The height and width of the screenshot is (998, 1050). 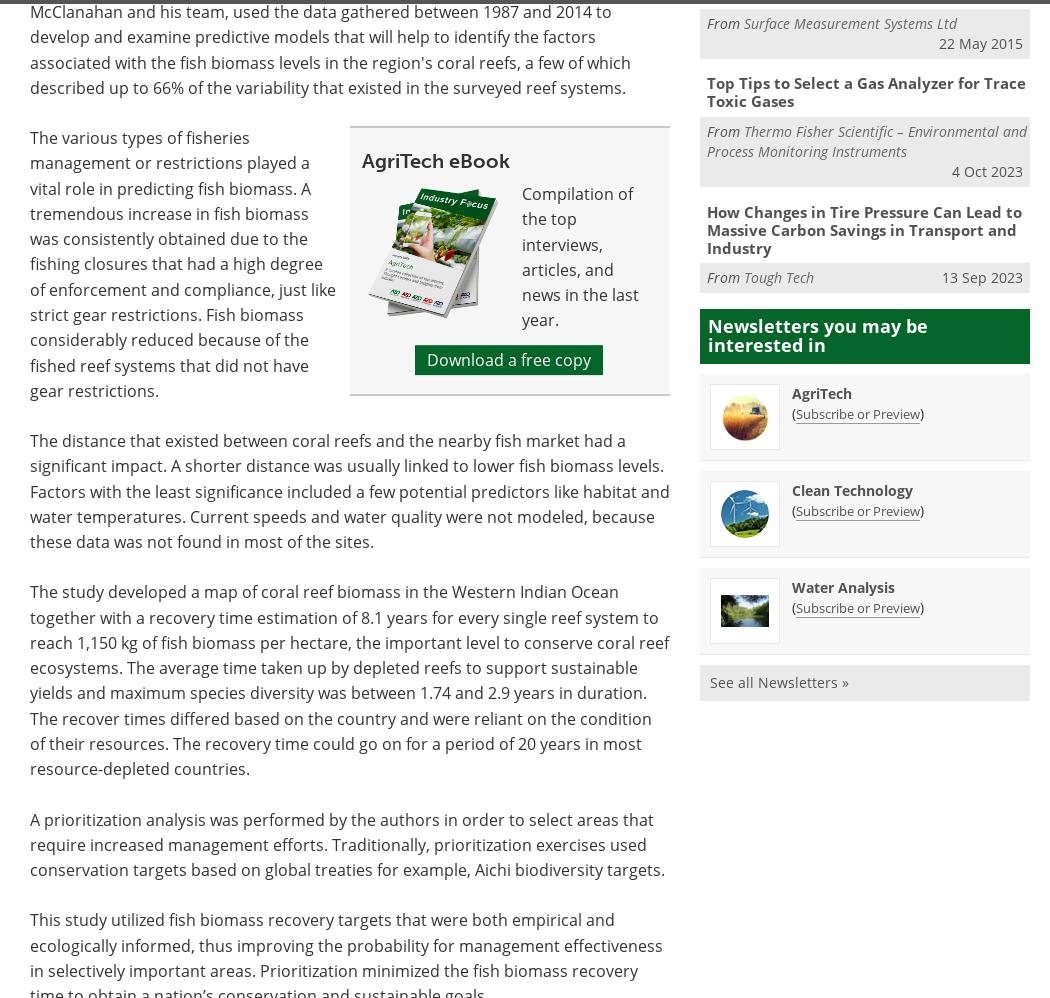 I want to click on 'Newsletters you may be', so click(x=816, y=325).